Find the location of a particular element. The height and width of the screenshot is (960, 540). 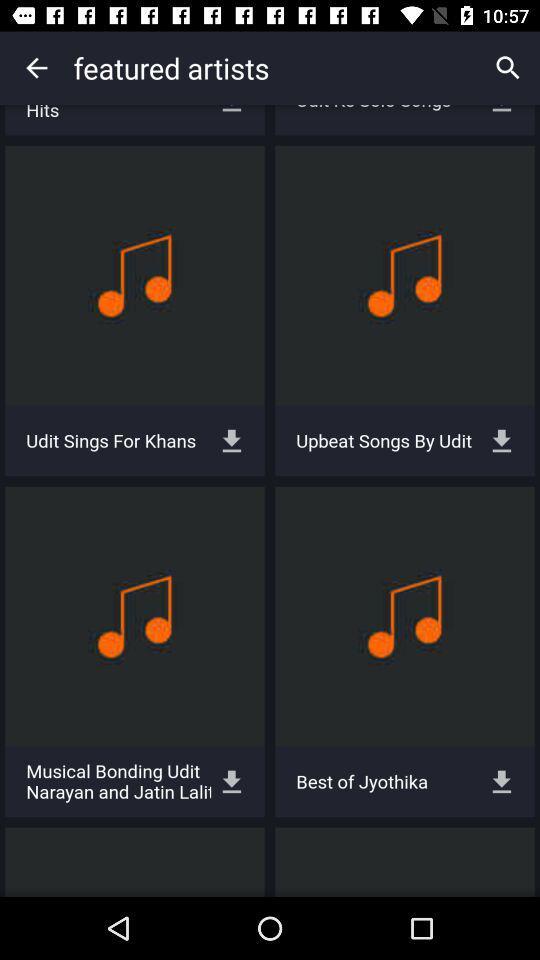

1st row 2nd column box is located at coordinates (405, 274).